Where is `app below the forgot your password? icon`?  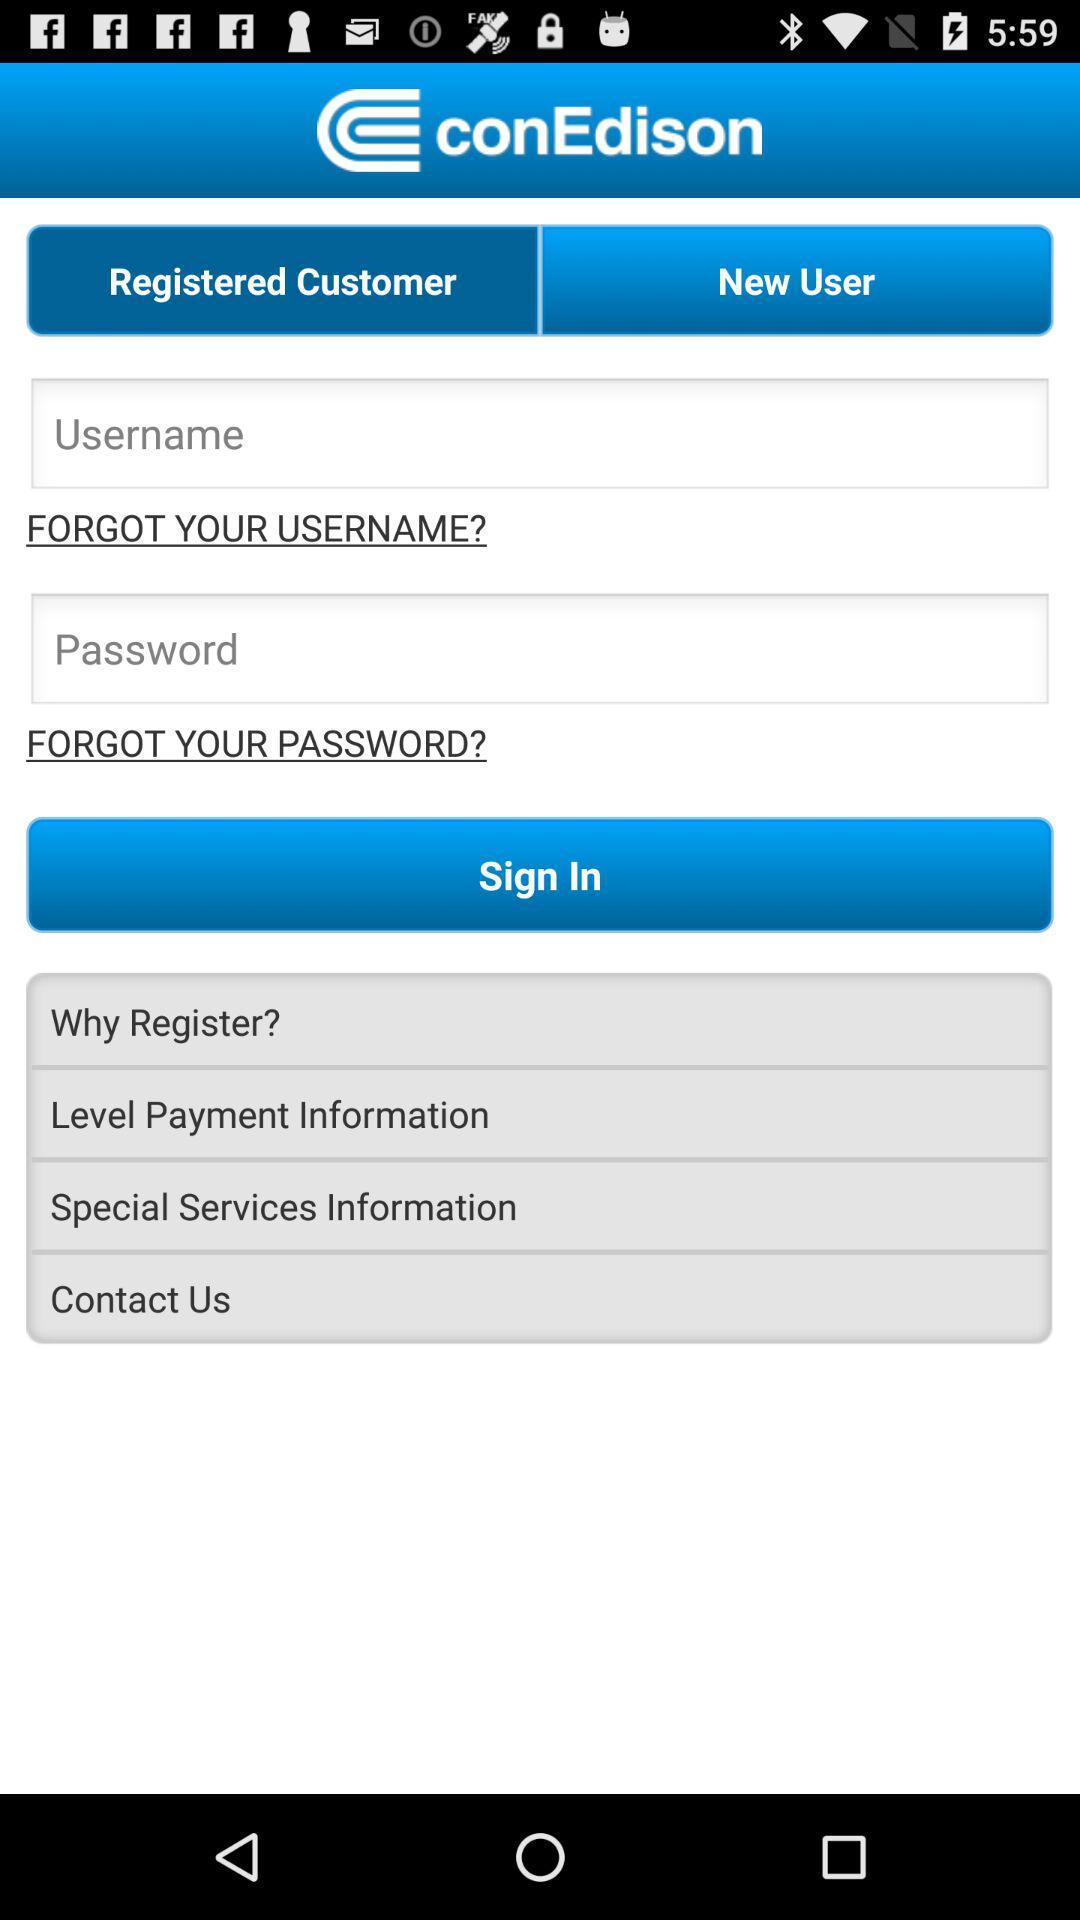 app below the forgot your password? icon is located at coordinates (540, 874).